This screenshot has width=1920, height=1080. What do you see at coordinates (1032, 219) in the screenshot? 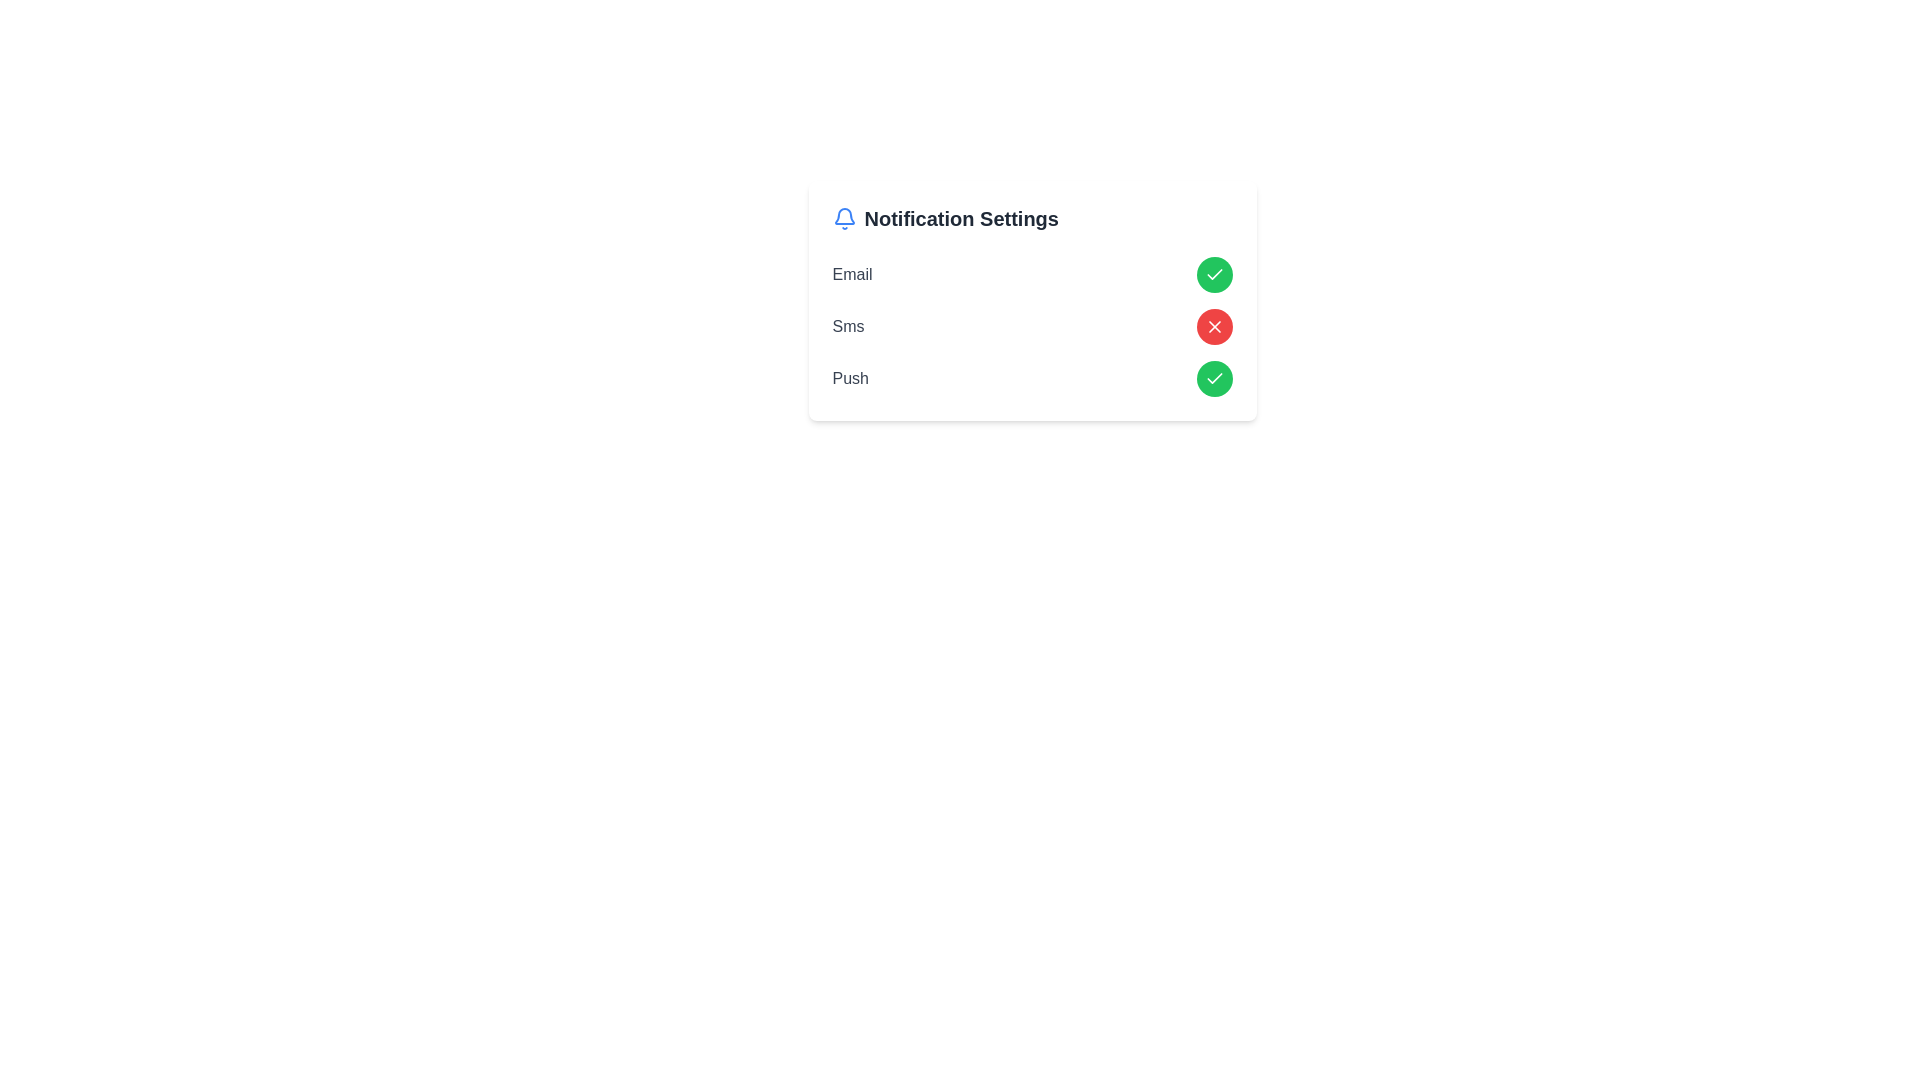
I see `the Heading with Icon that serves as the title for the notification settings section, located at the top of the settings card above the options for Email, SMS, and Push notifications` at bounding box center [1032, 219].